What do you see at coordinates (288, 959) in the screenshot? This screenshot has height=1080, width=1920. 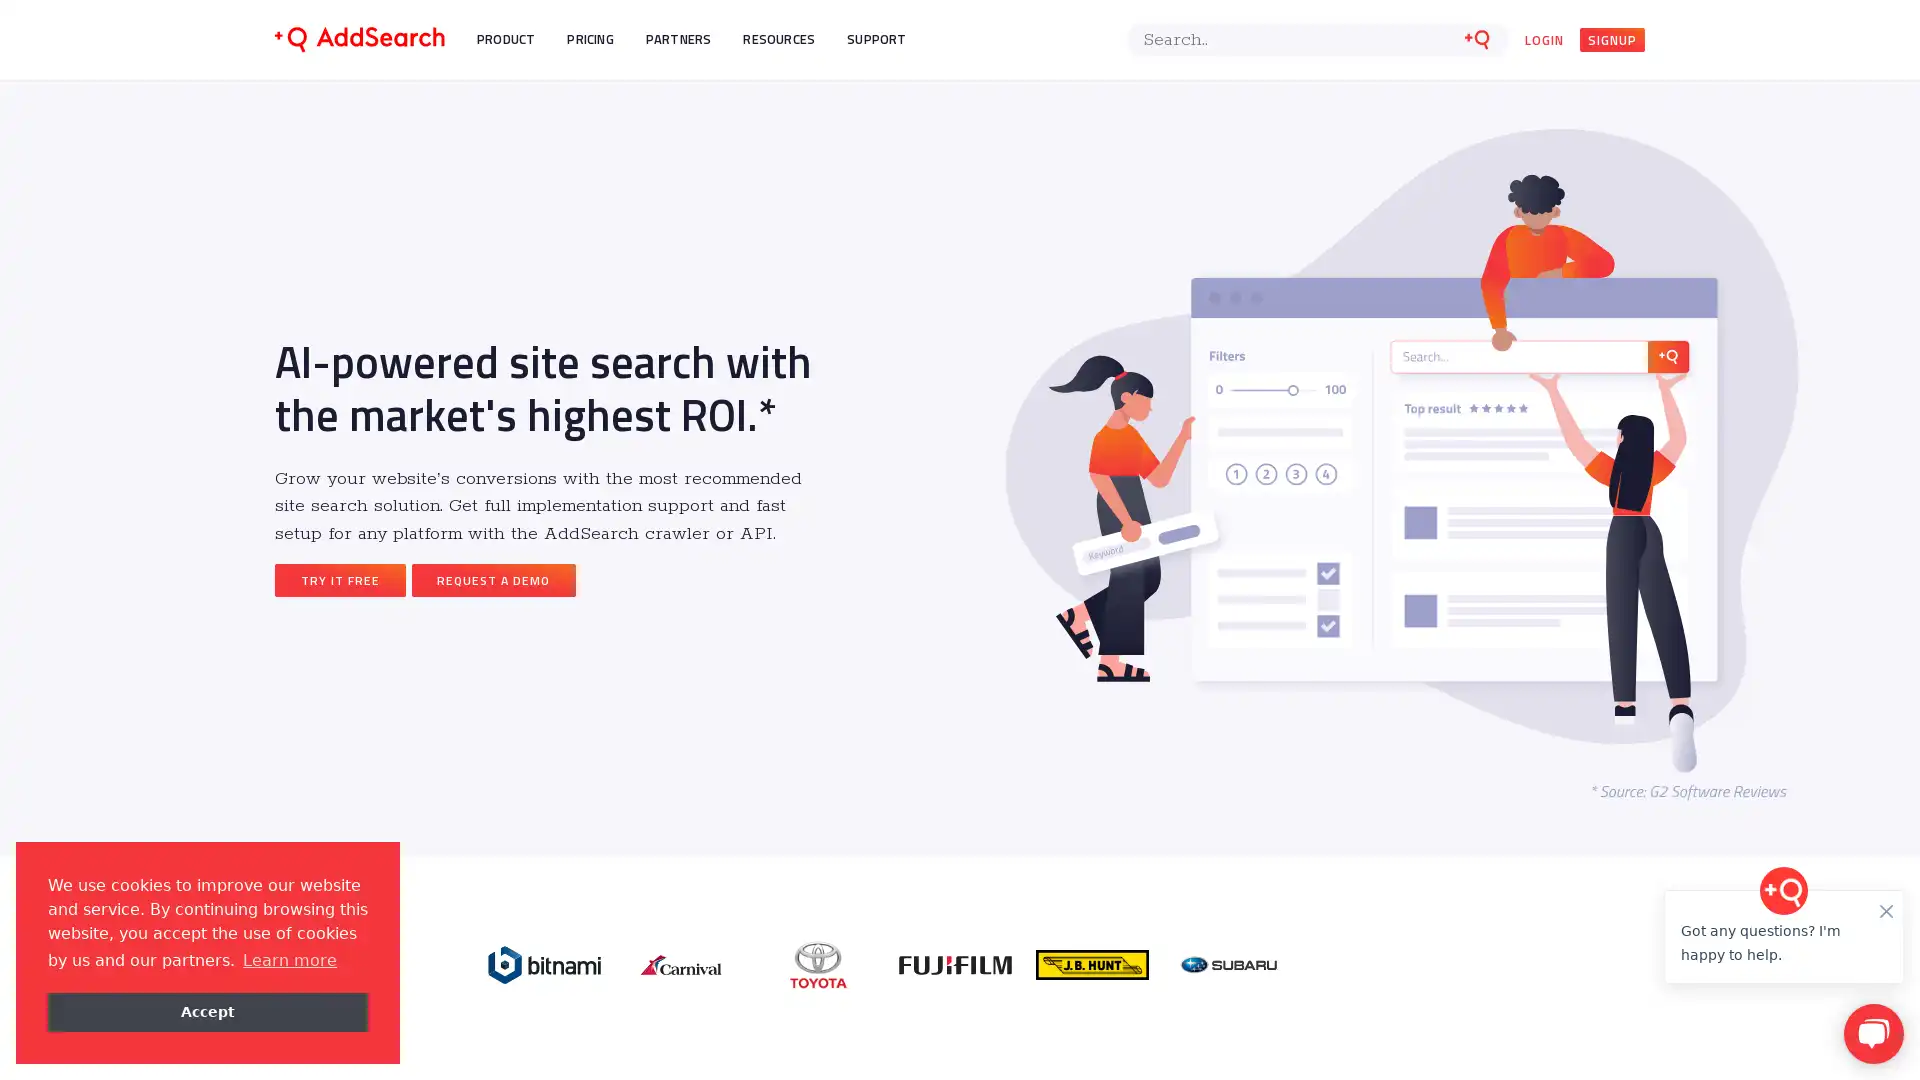 I see `learn more about cookies` at bounding box center [288, 959].